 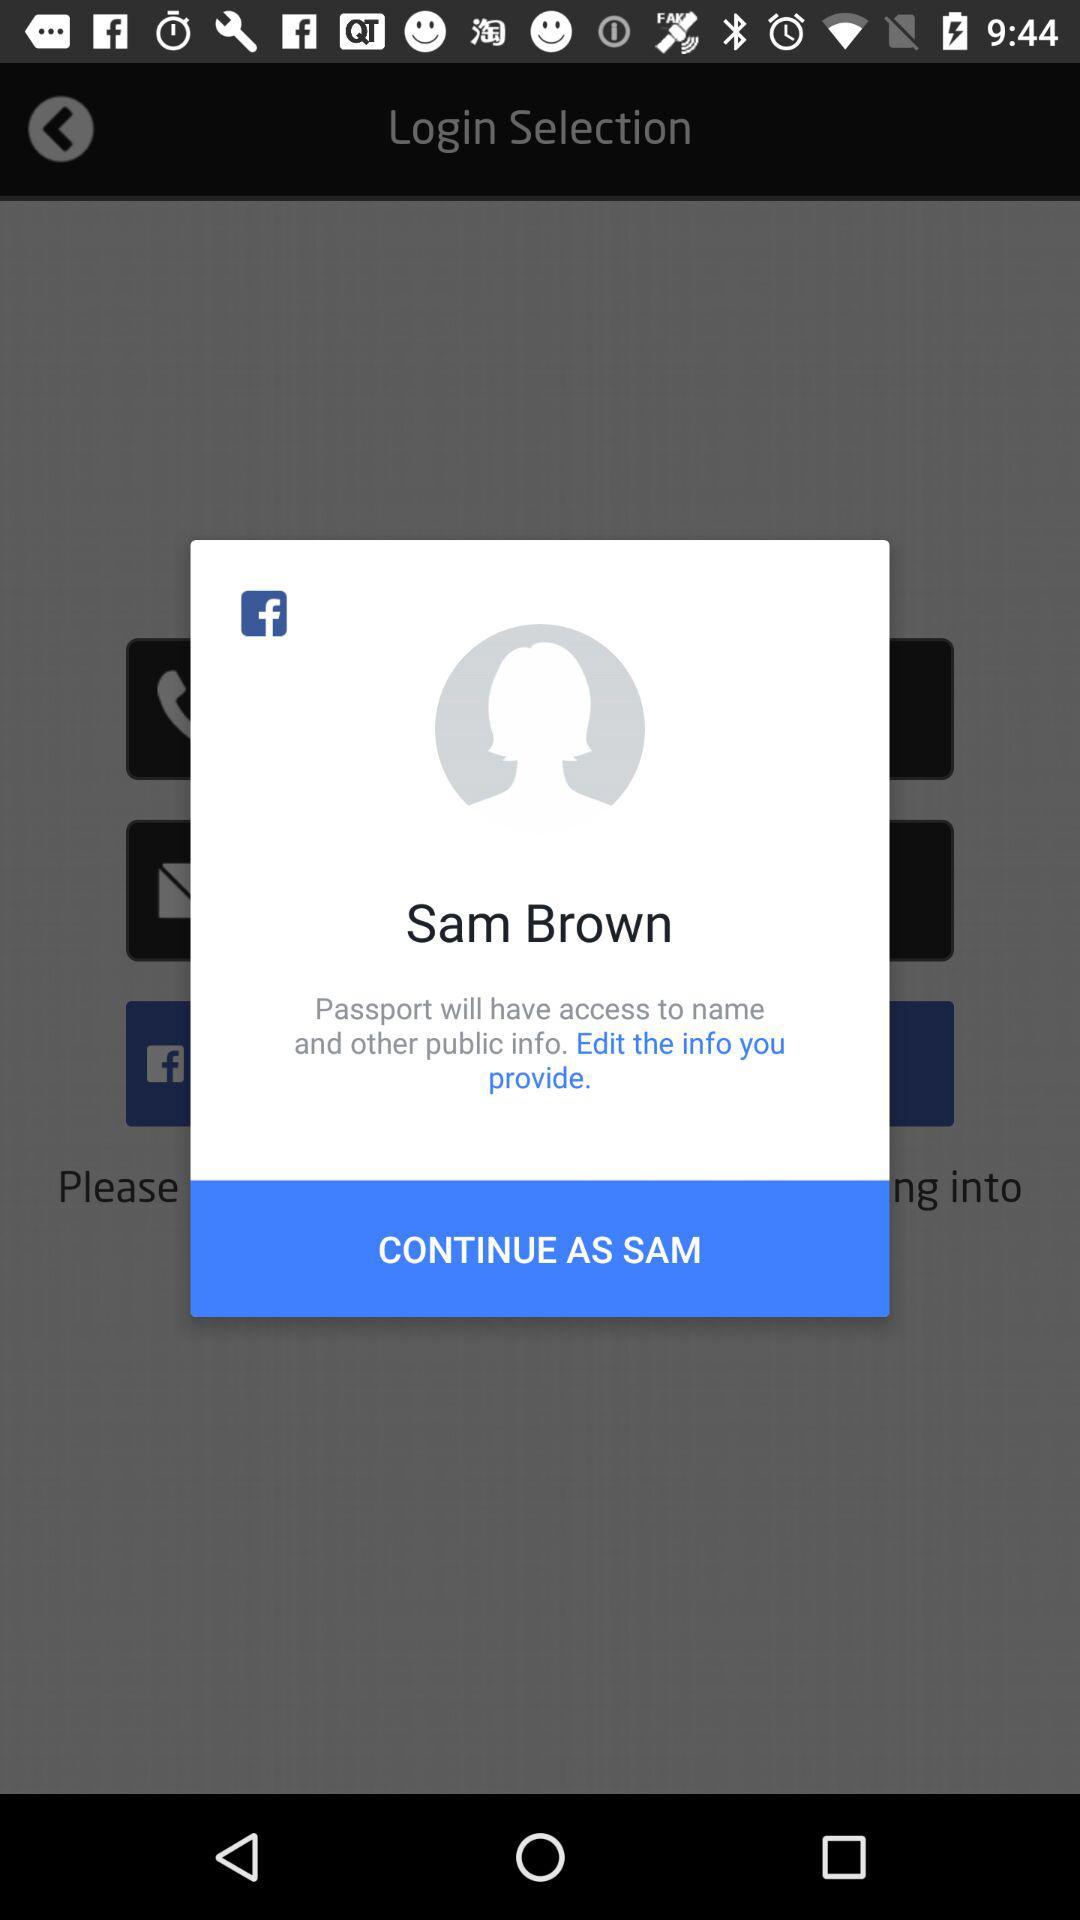 I want to click on the passport will have icon, so click(x=540, y=1041).